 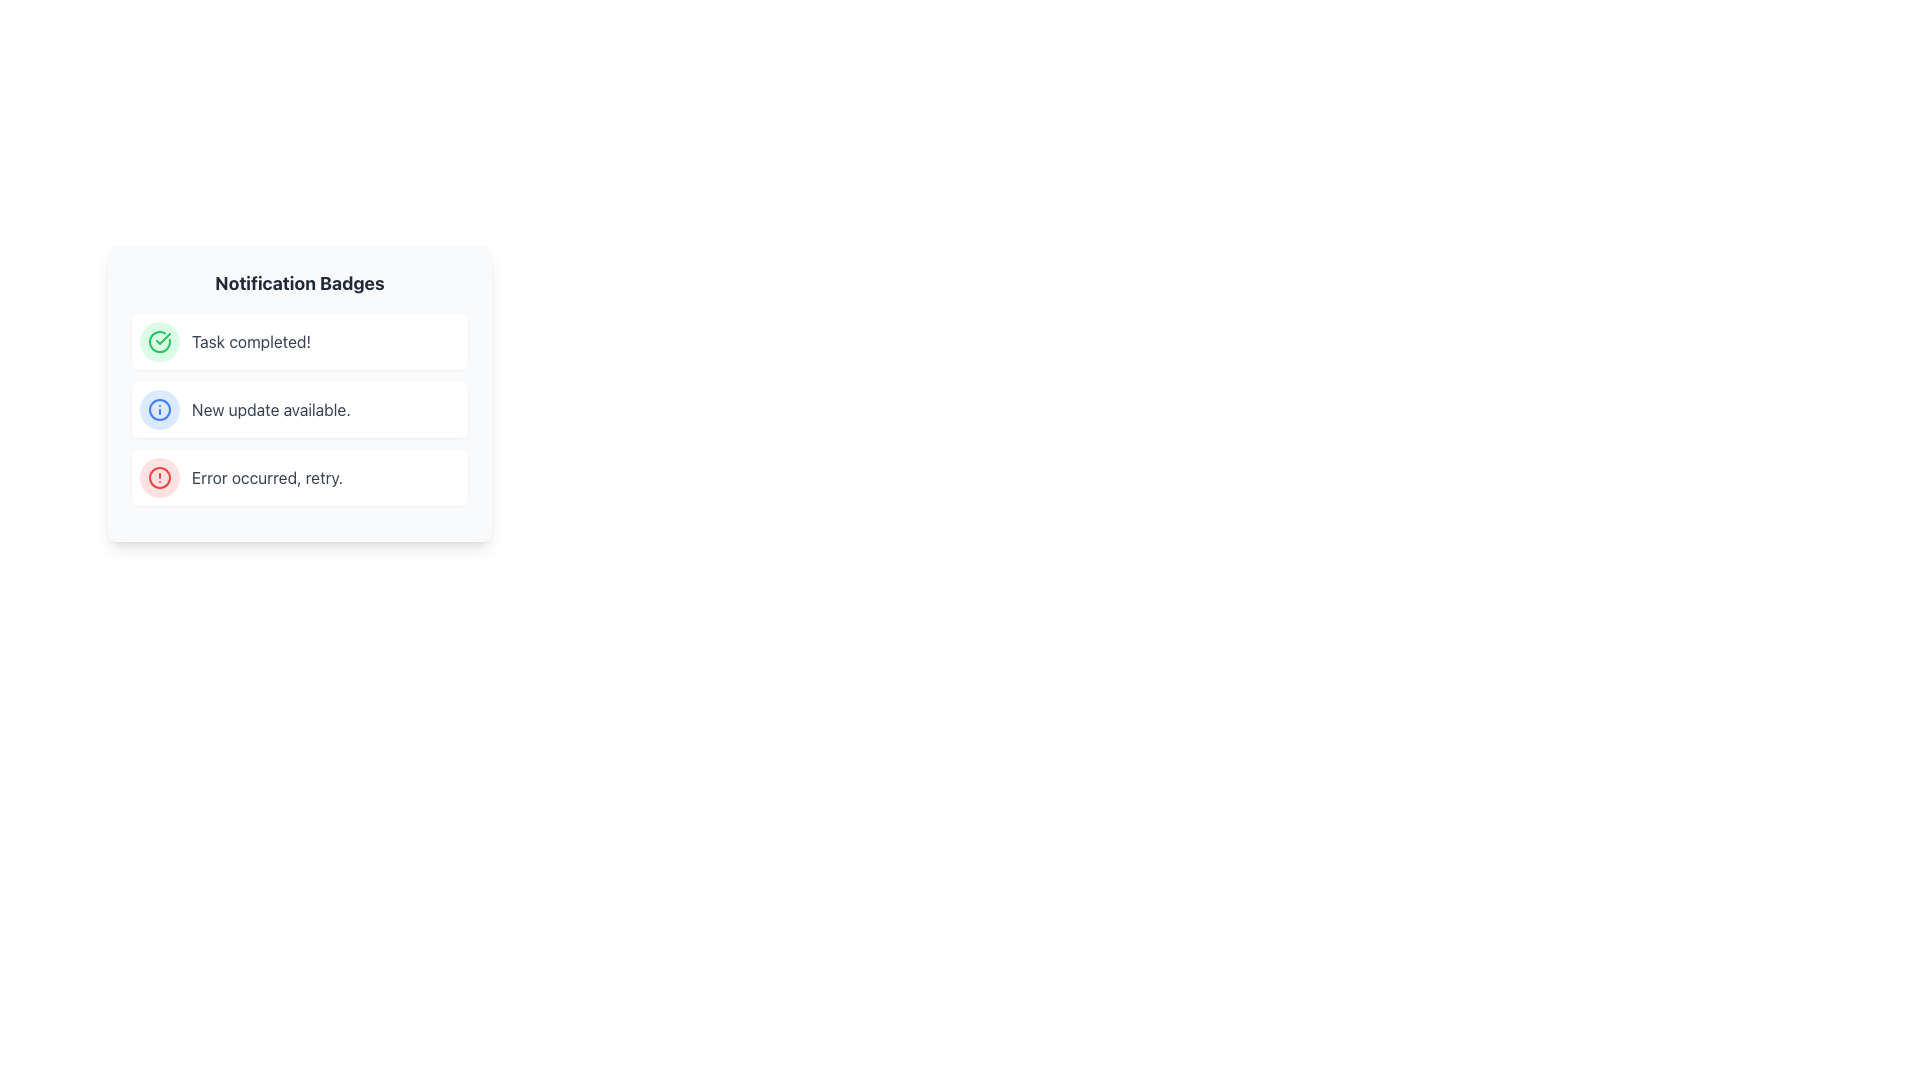 I want to click on the informational icon indicating 'New update available.' which is positioned to the left of the corresponding text within the notification badge, specifically the second item in the list of notification badges, so click(x=158, y=408).